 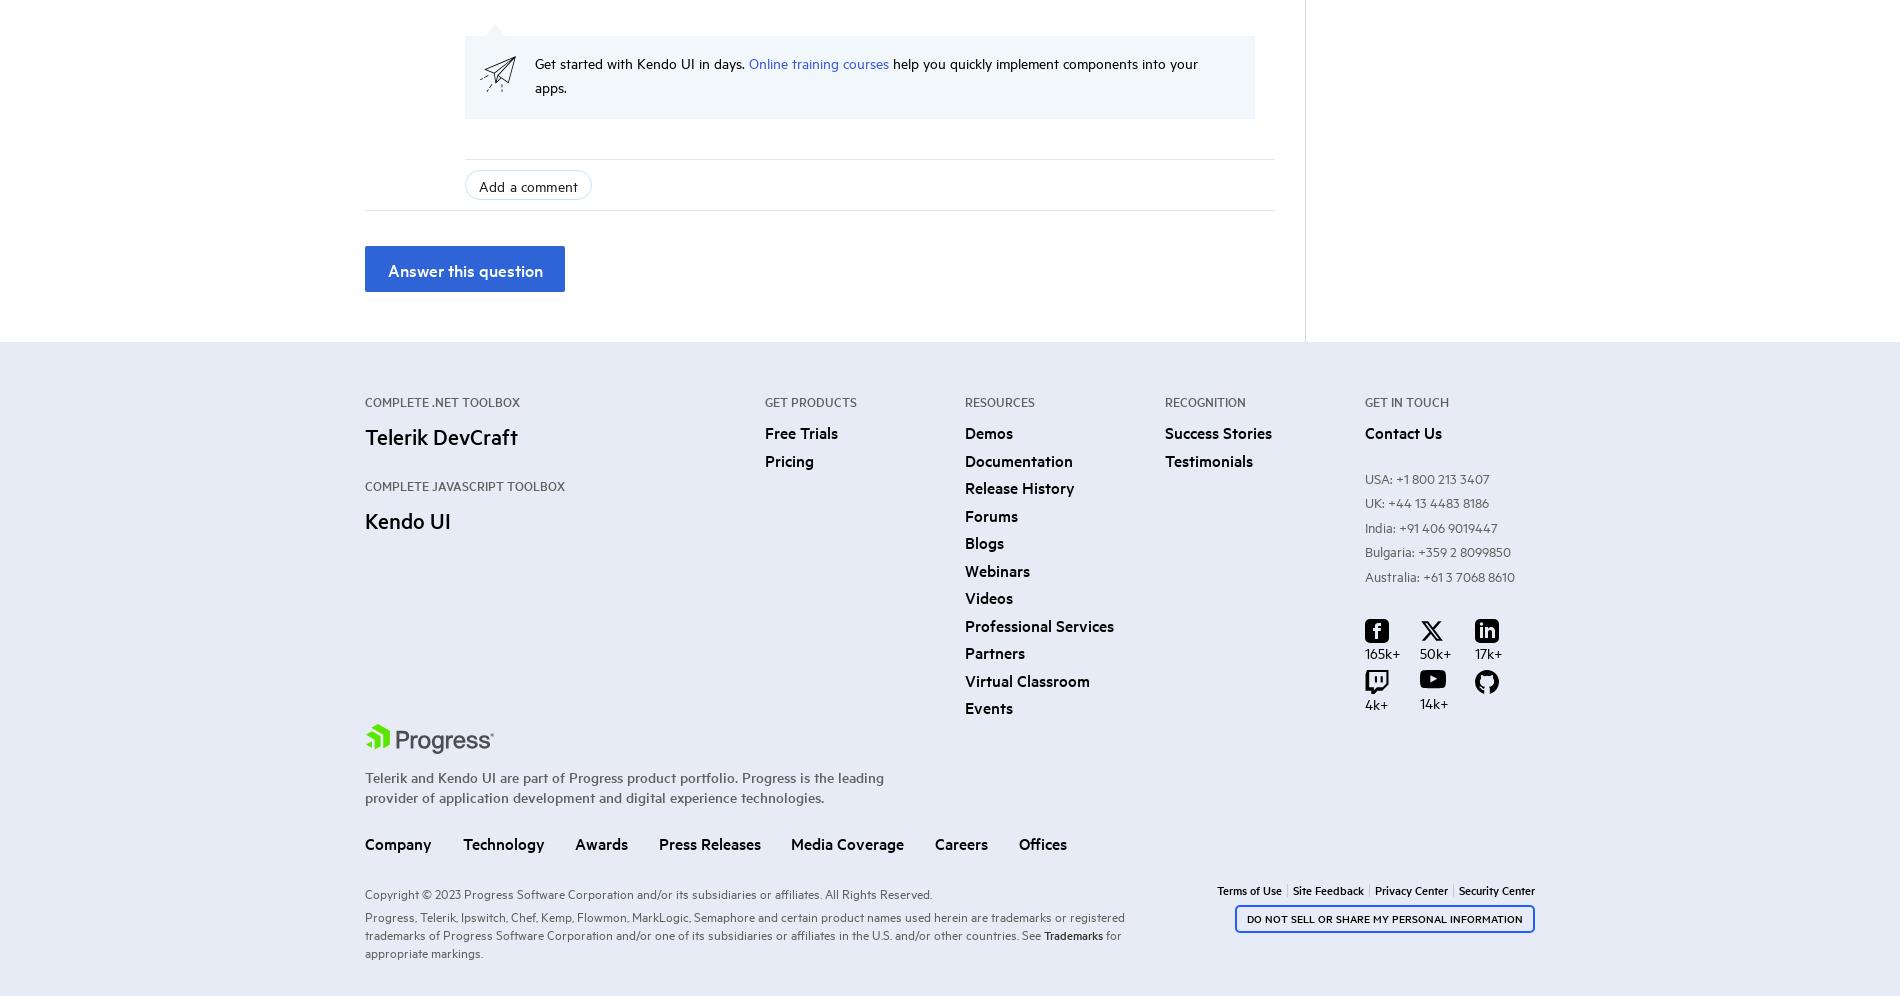 What do you see at coordinates (528, 185) in the screenshot?
I see `'Add a comment'` at bounding box center [528, 185].